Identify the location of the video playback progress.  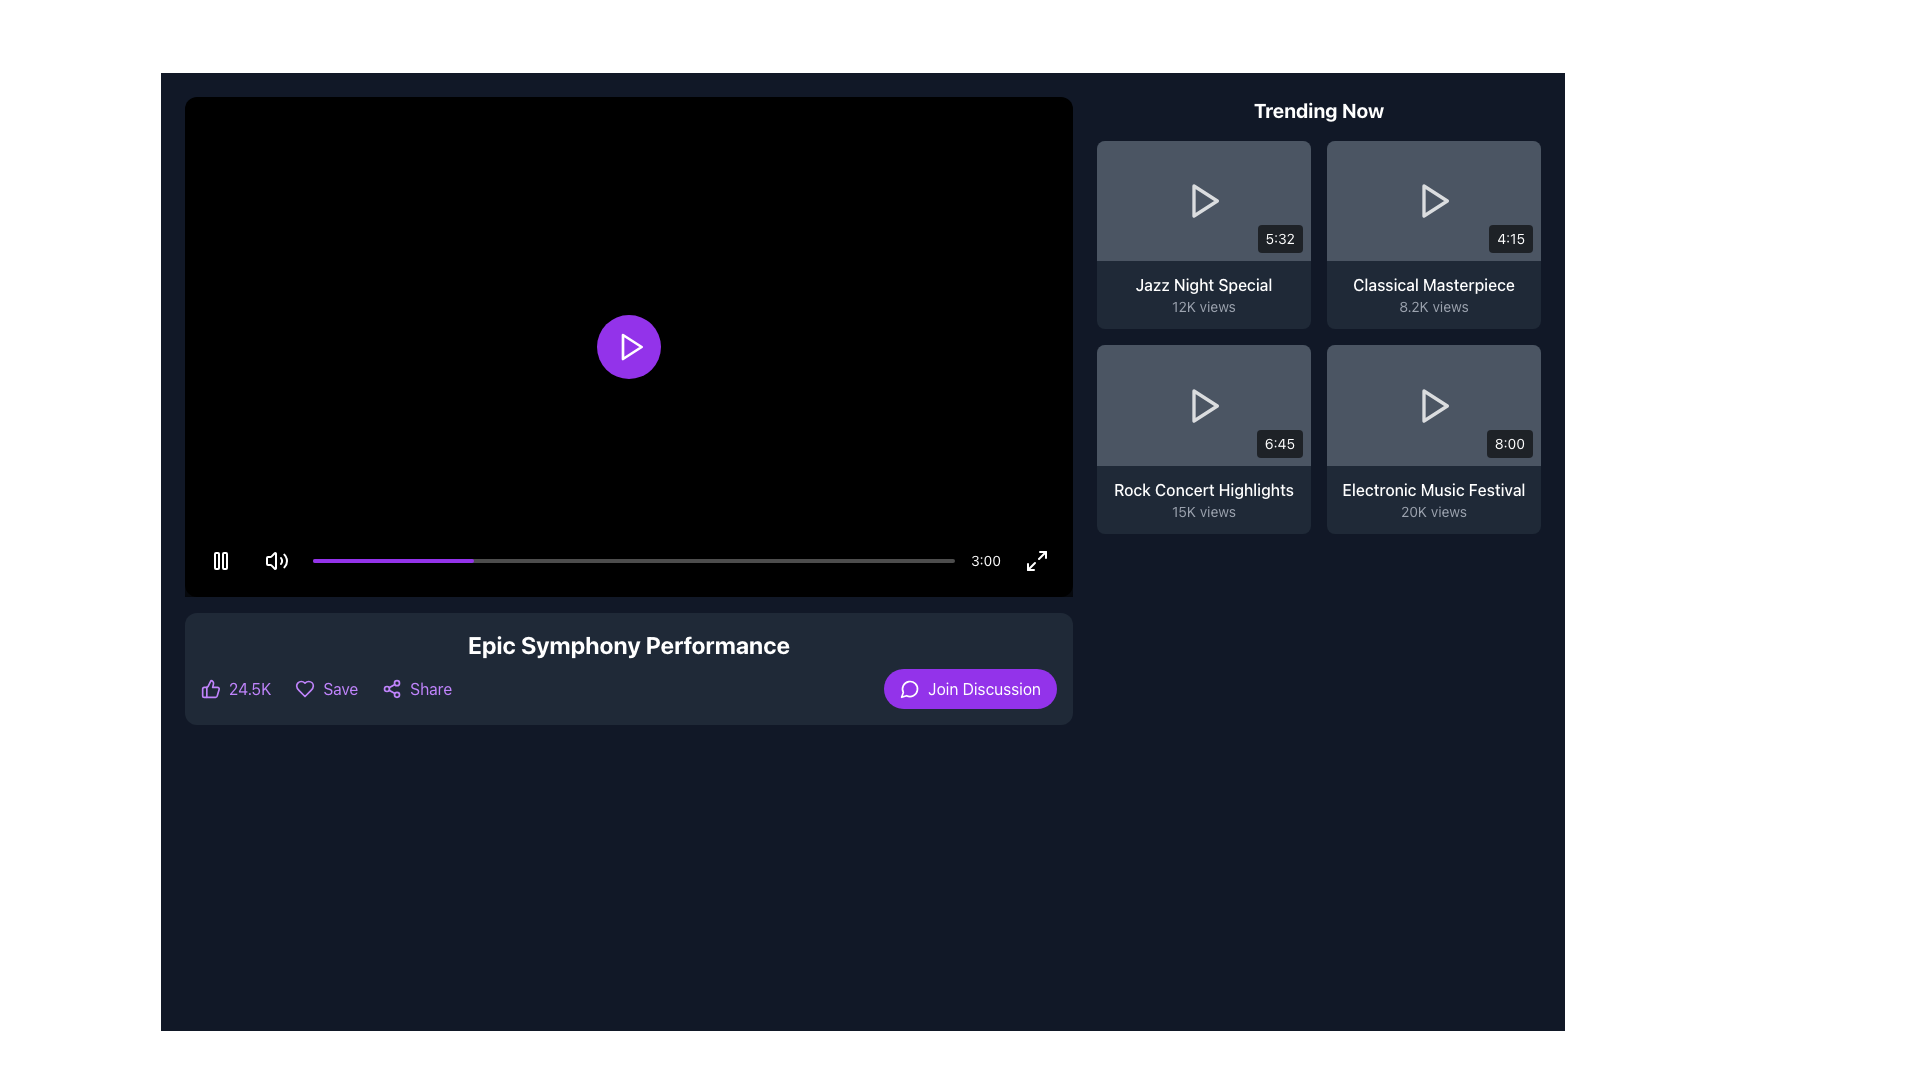
(370, 560).